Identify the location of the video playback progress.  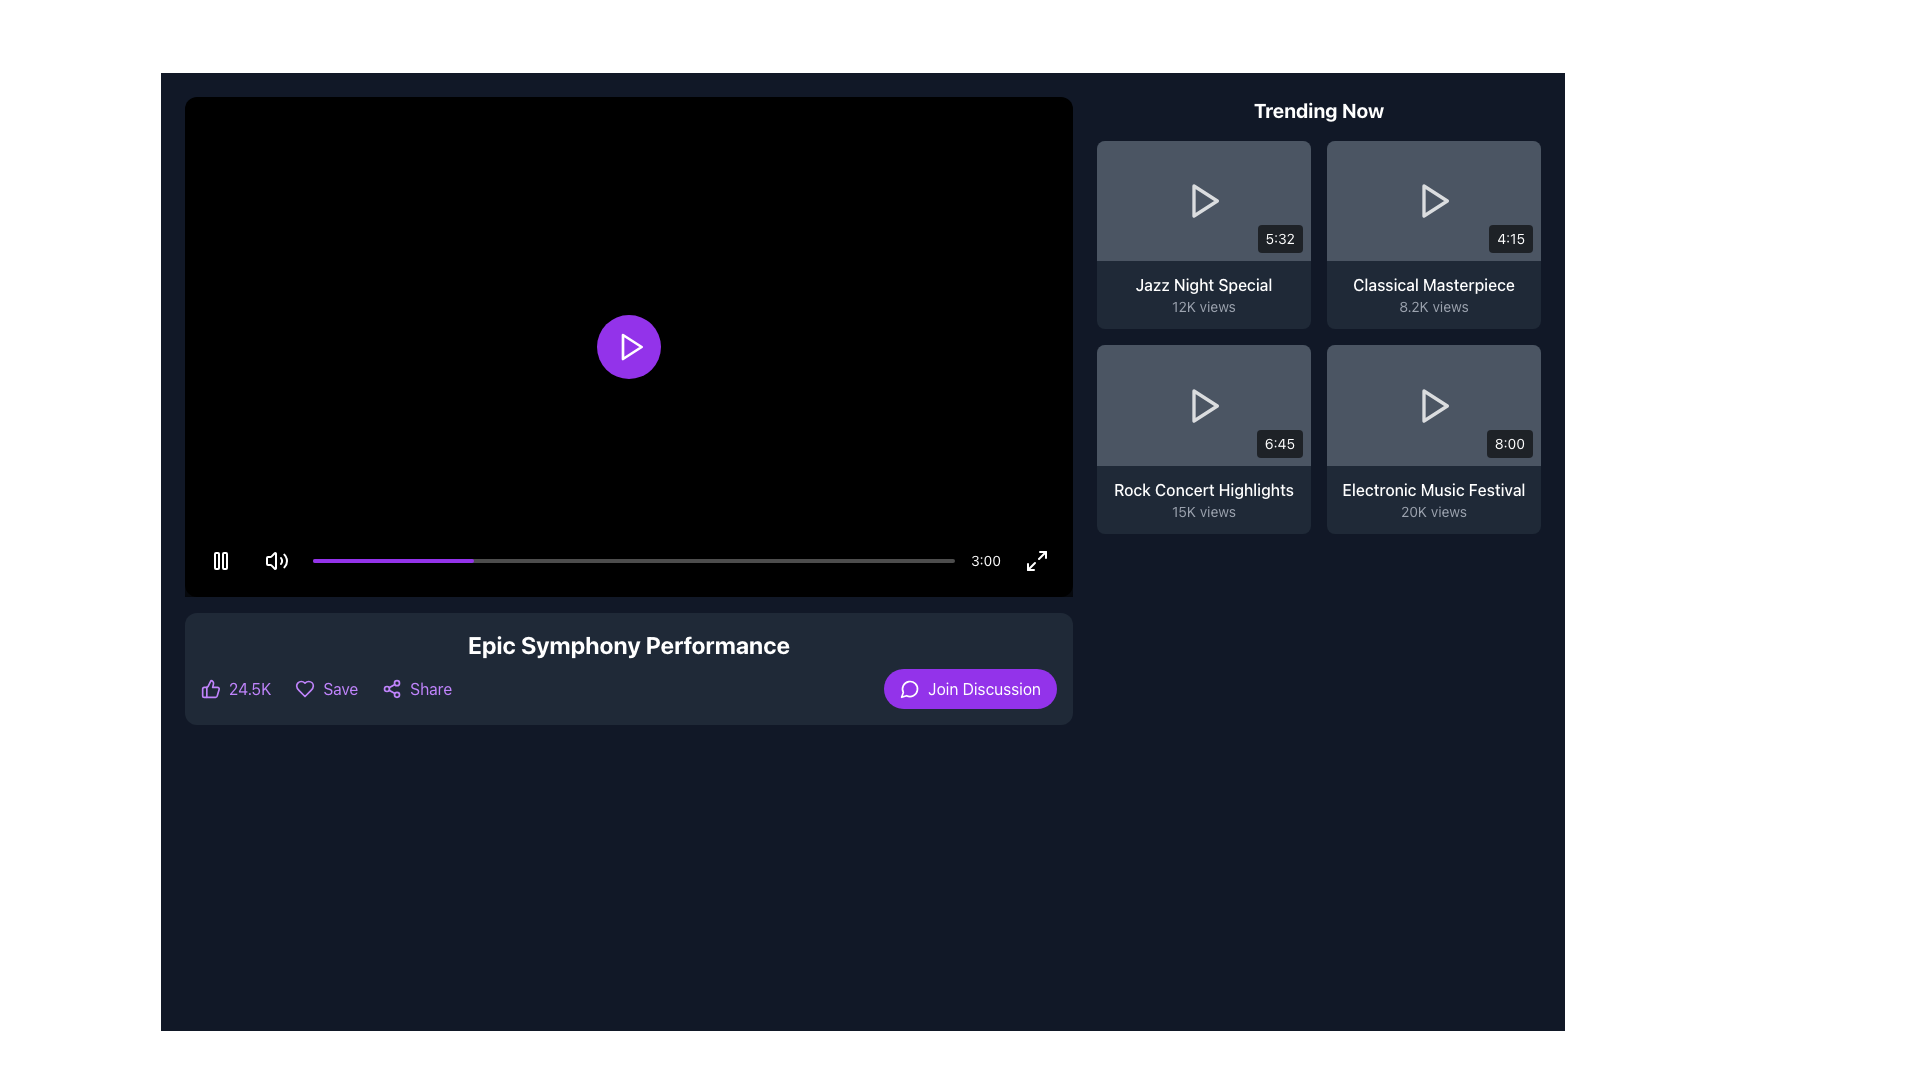
(370, 560).